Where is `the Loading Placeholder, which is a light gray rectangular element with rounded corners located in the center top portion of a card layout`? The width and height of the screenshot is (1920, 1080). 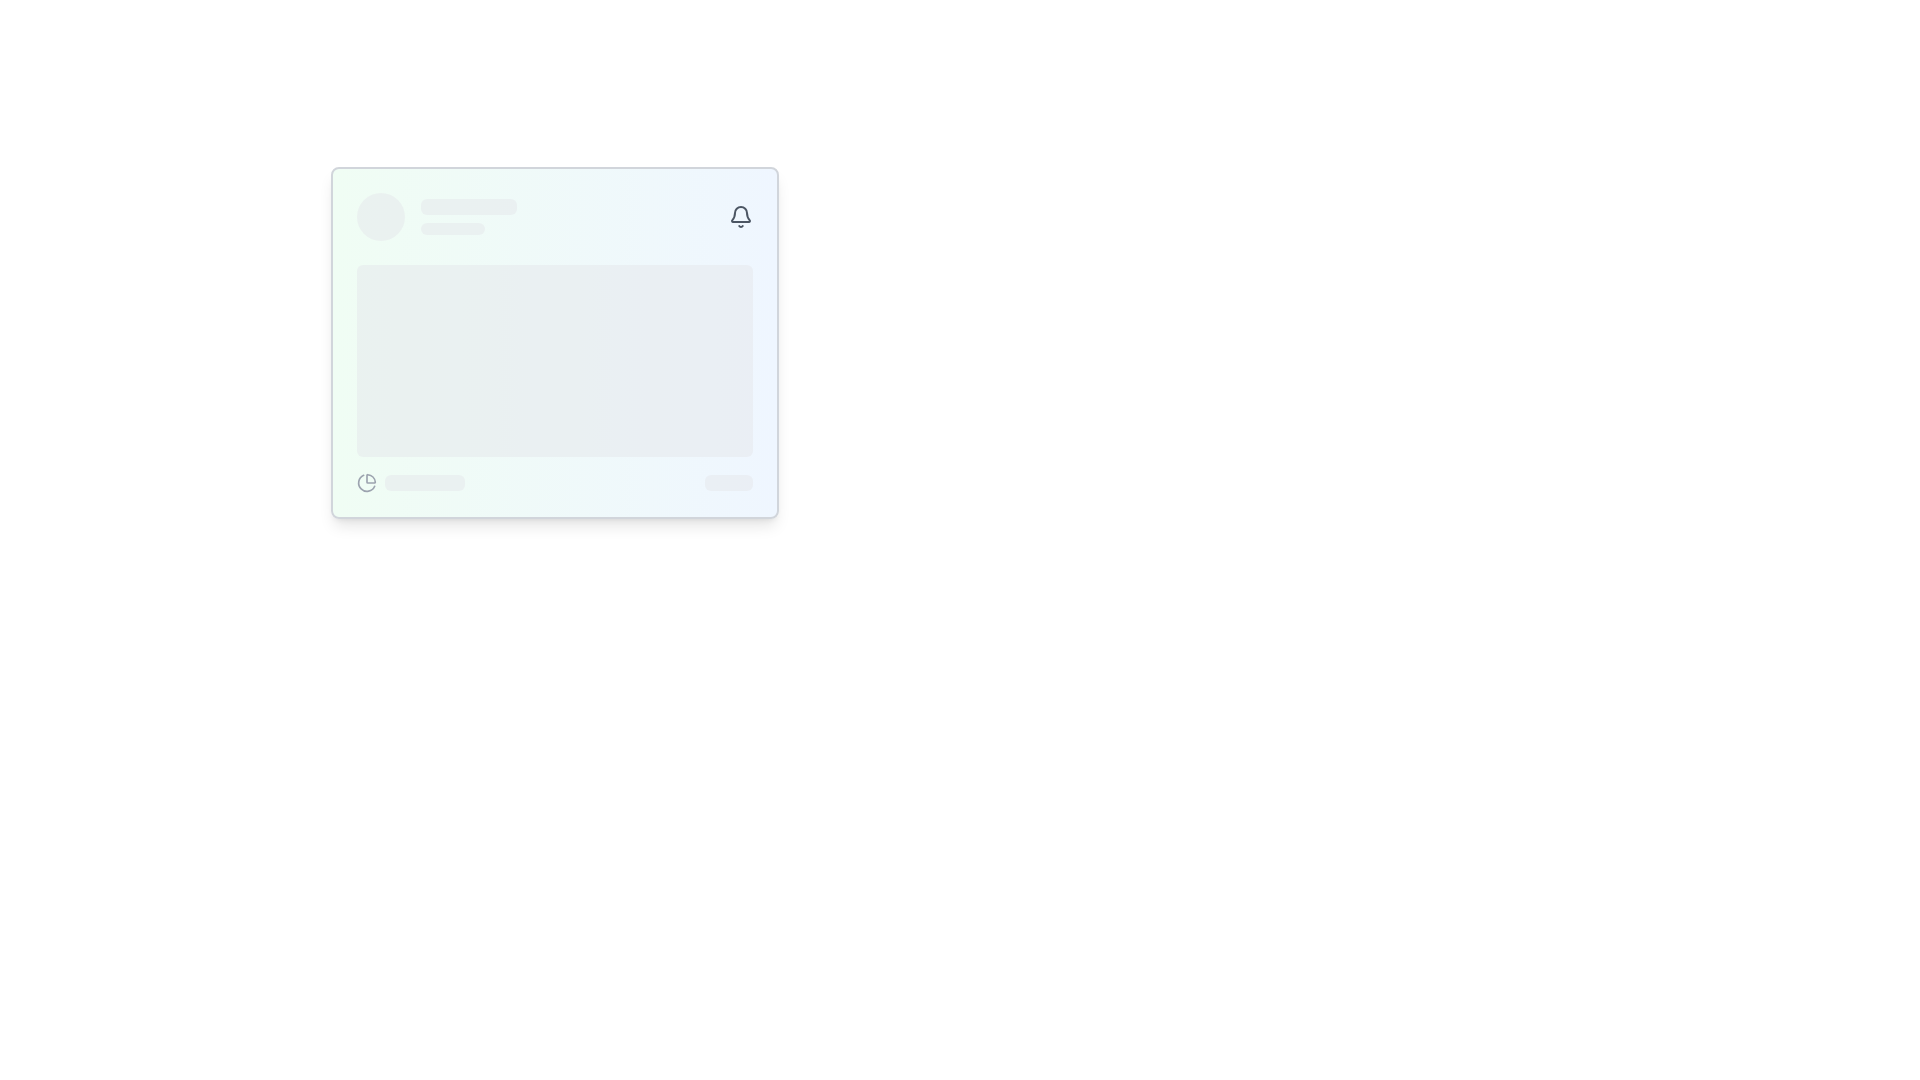 the Loading Placeholder, which is a light gray rectangular element with rounded corners located in the center top portion of a card layout is located at coordinates (468, 216).